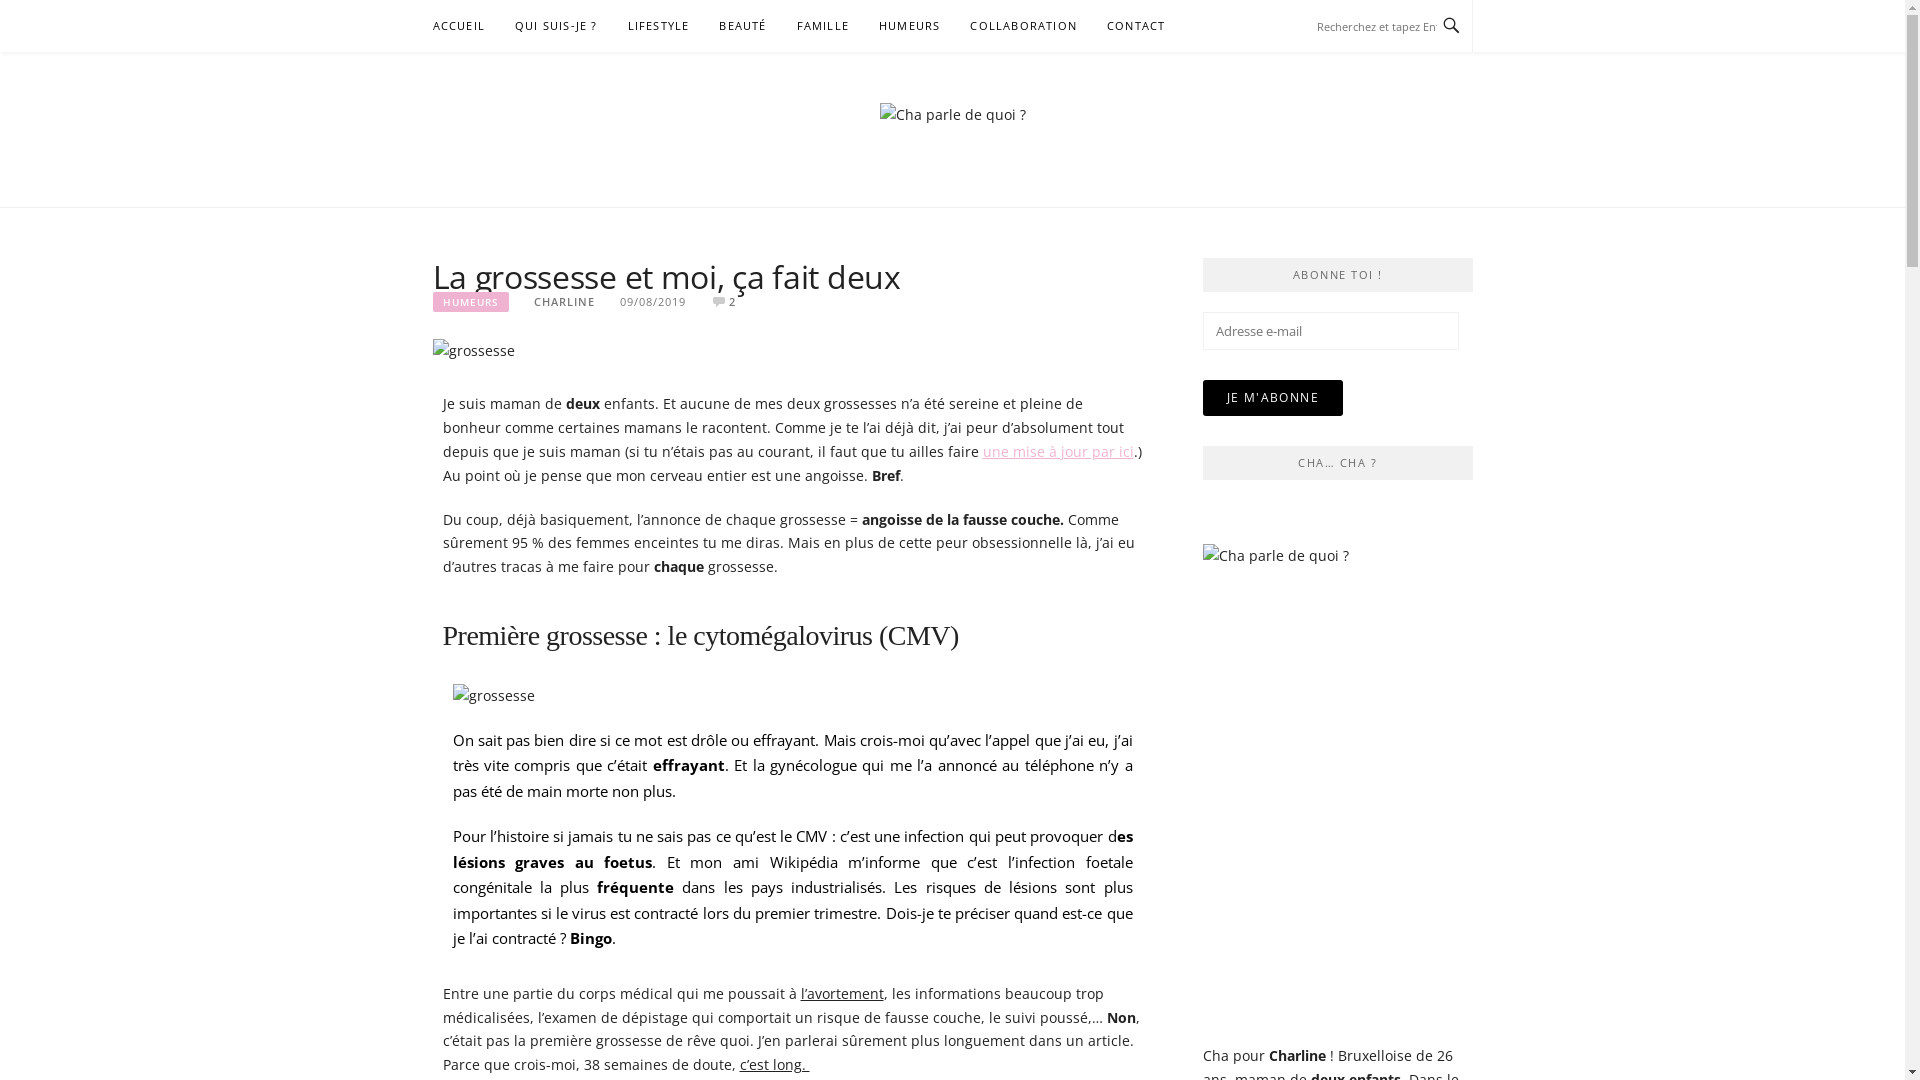 This screenshot has width=1920, height=1080. Describe the element at coordinates (1200, 397) in the screenshot. I see `'JE M'ABONNE'` at that location.